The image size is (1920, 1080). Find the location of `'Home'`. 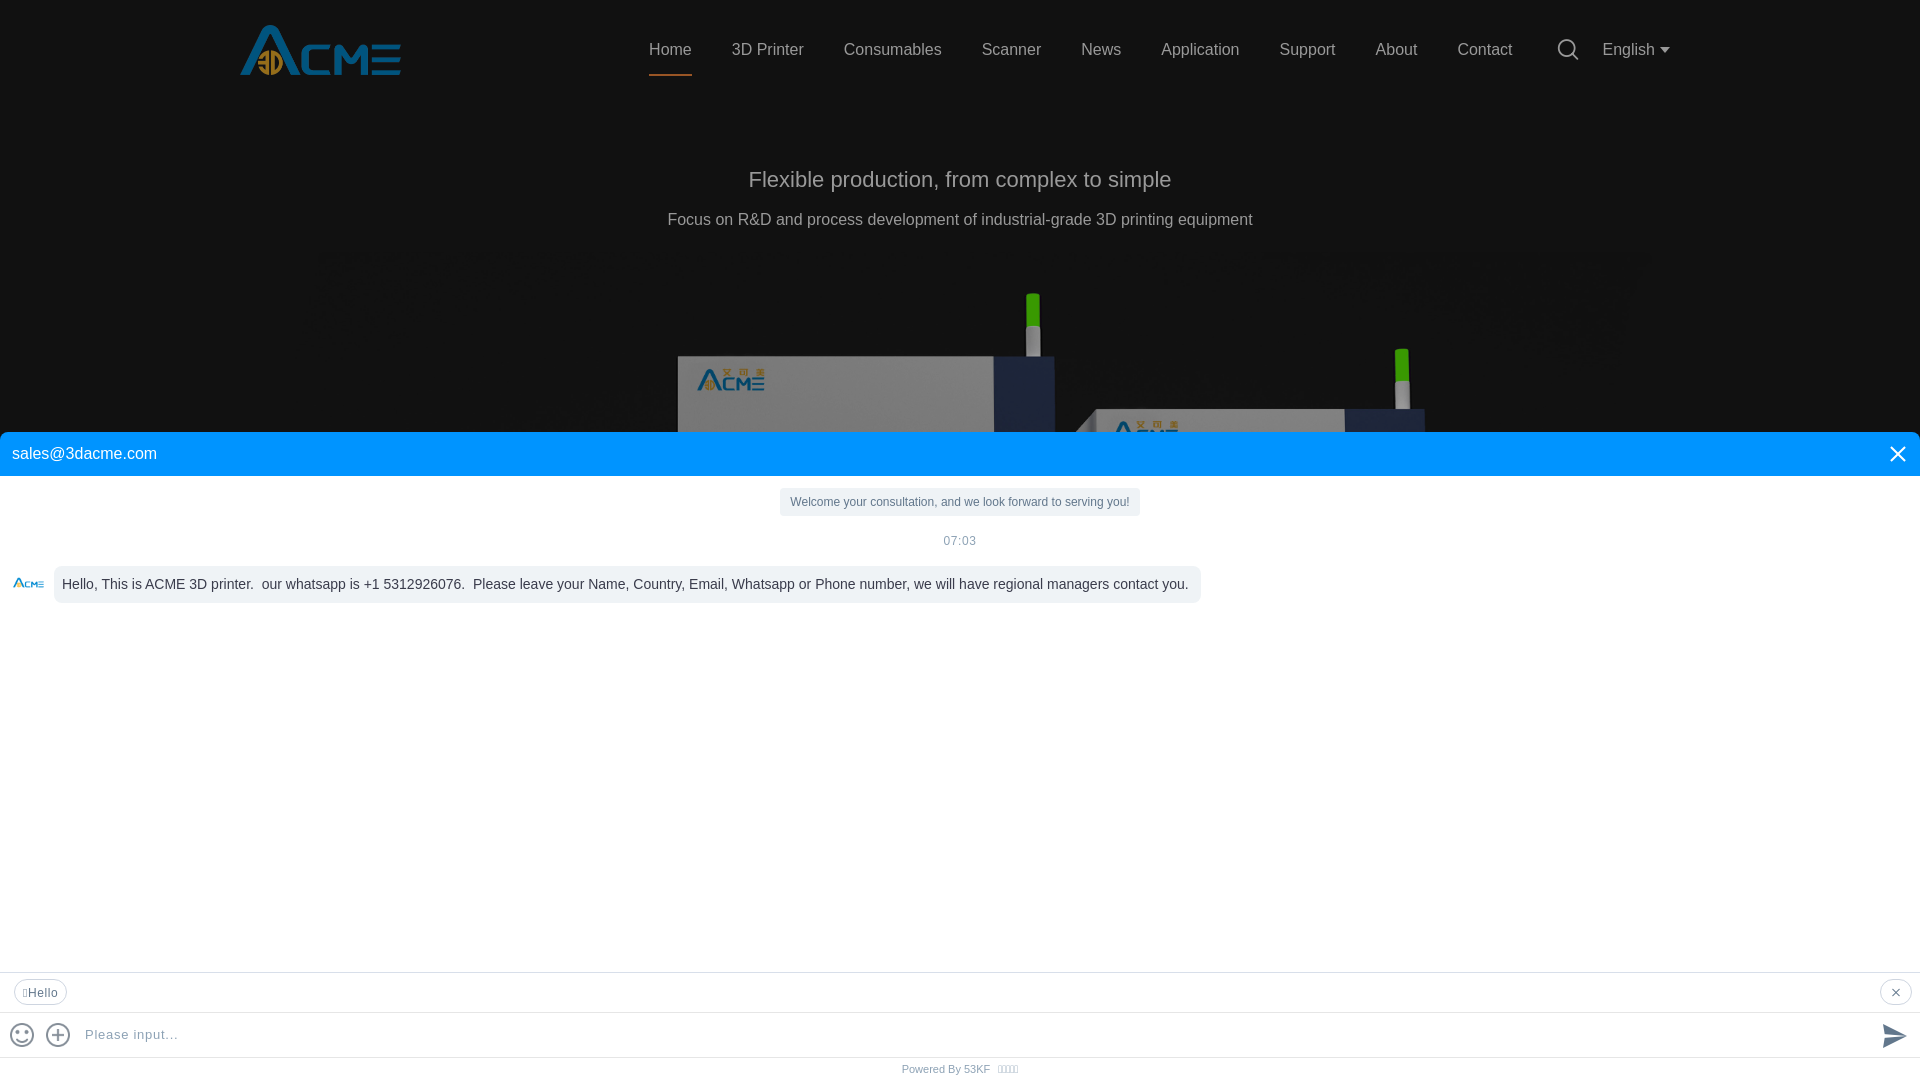

'Home' is located at coordinates (670, 49).